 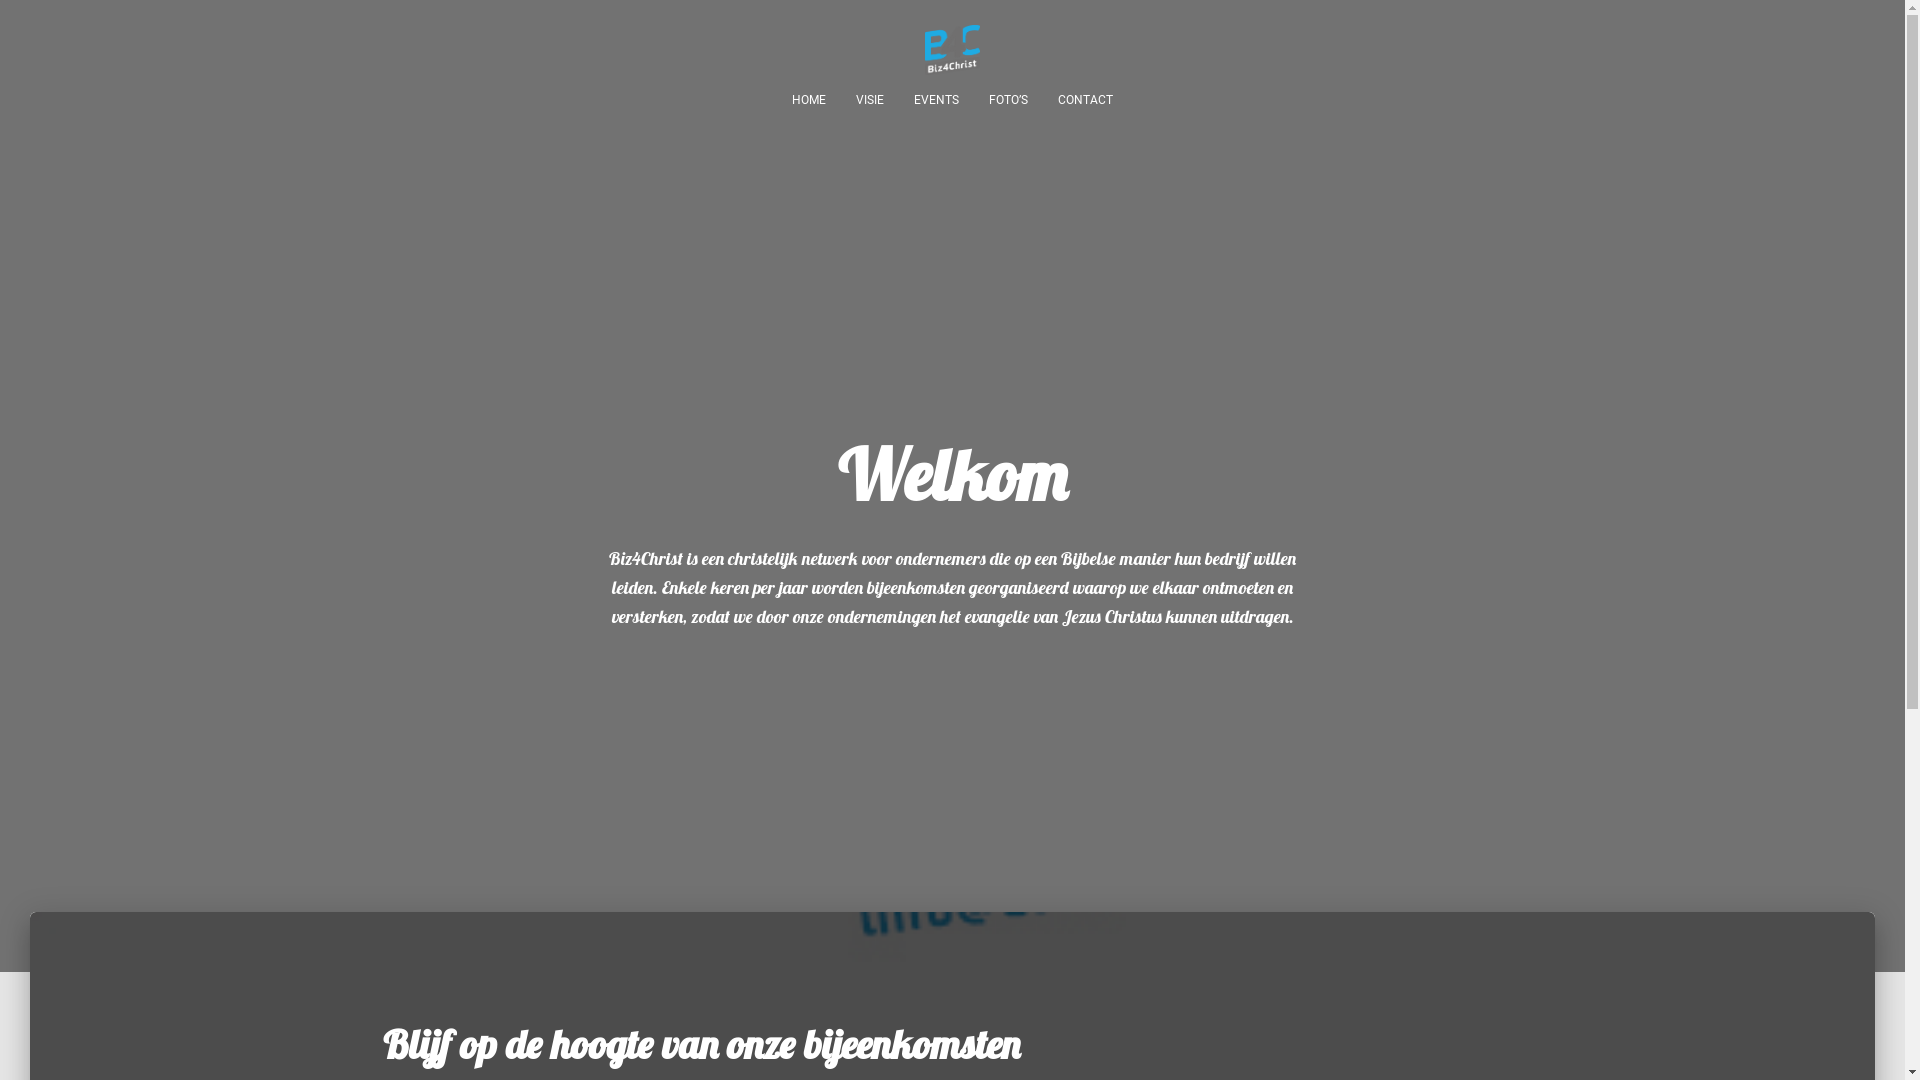 I want to click on 'Biz4Christ', so click(x=909, y=49).